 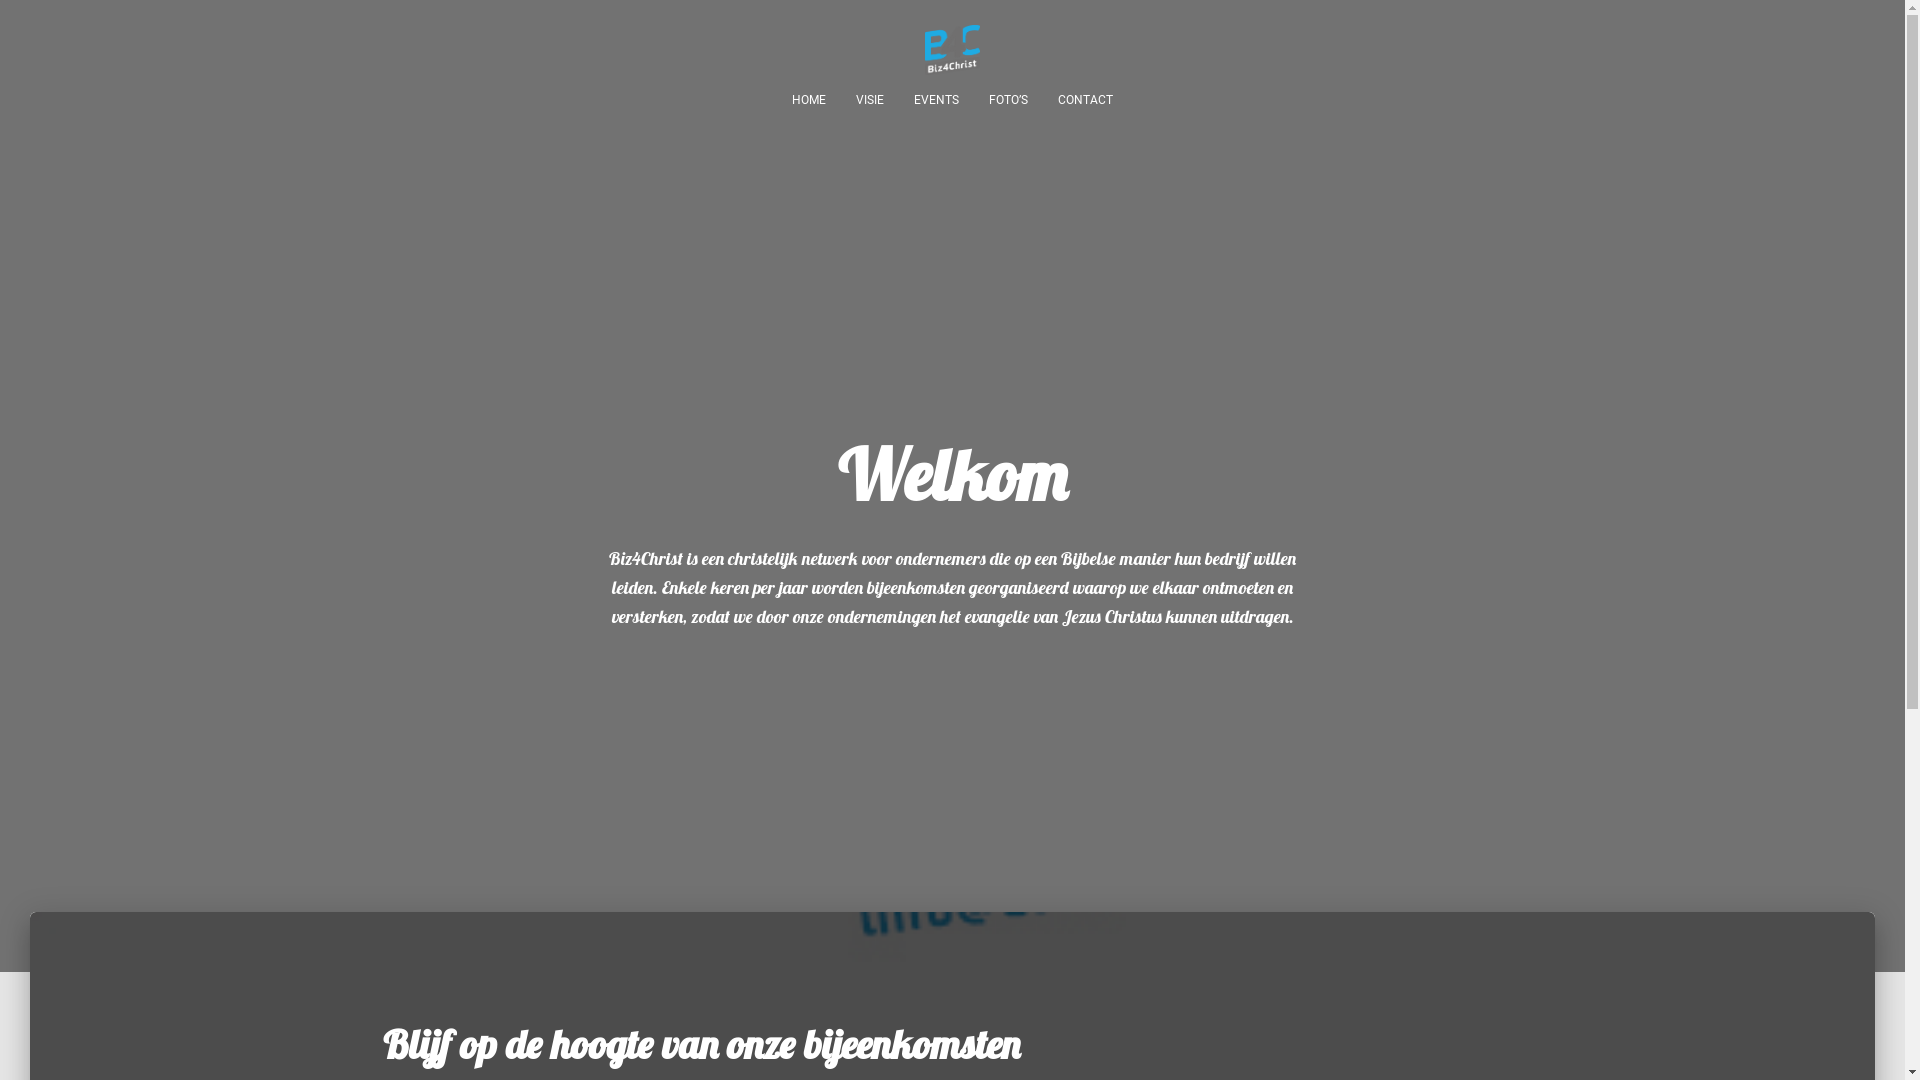 I want to click on 'Biz4Christ', so click(x=909, y=49).